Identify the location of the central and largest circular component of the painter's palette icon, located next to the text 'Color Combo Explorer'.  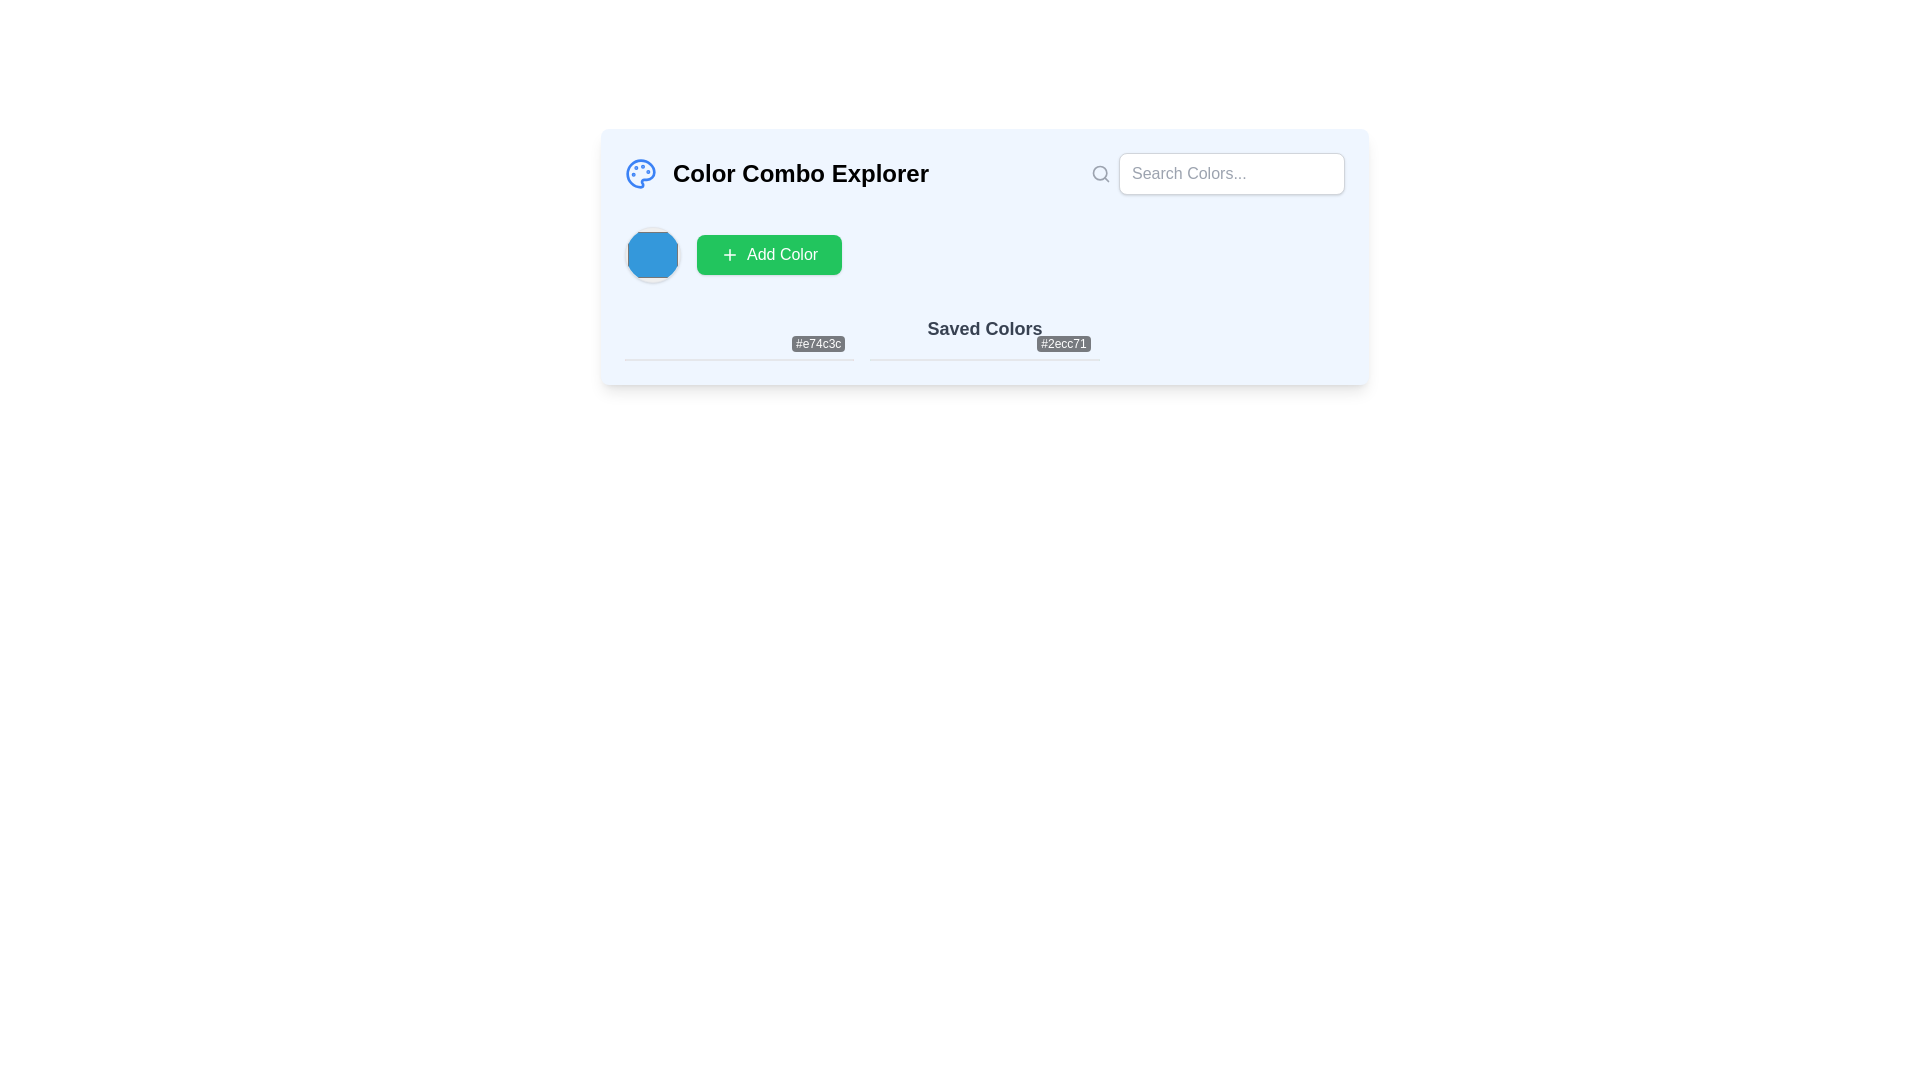
(640, 172).